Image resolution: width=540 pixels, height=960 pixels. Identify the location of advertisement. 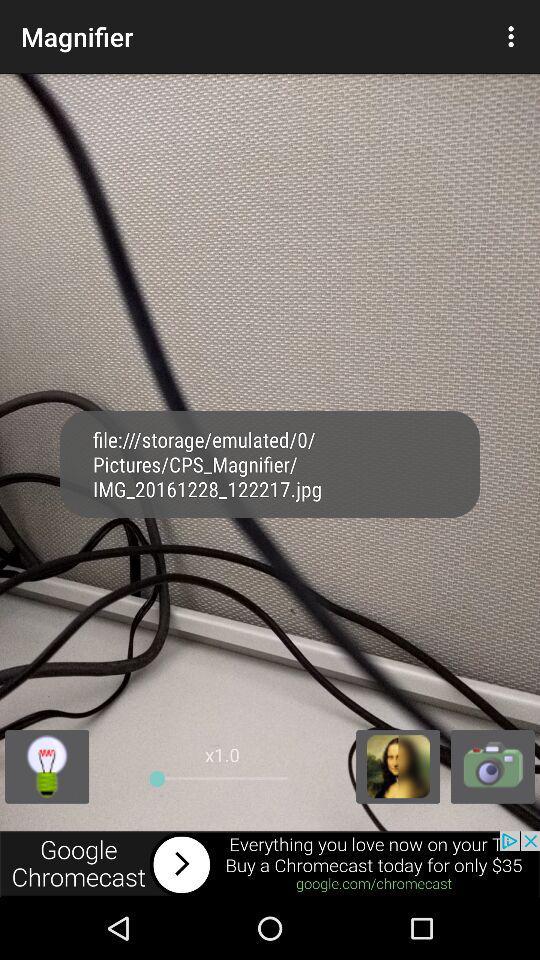
(270, 863).